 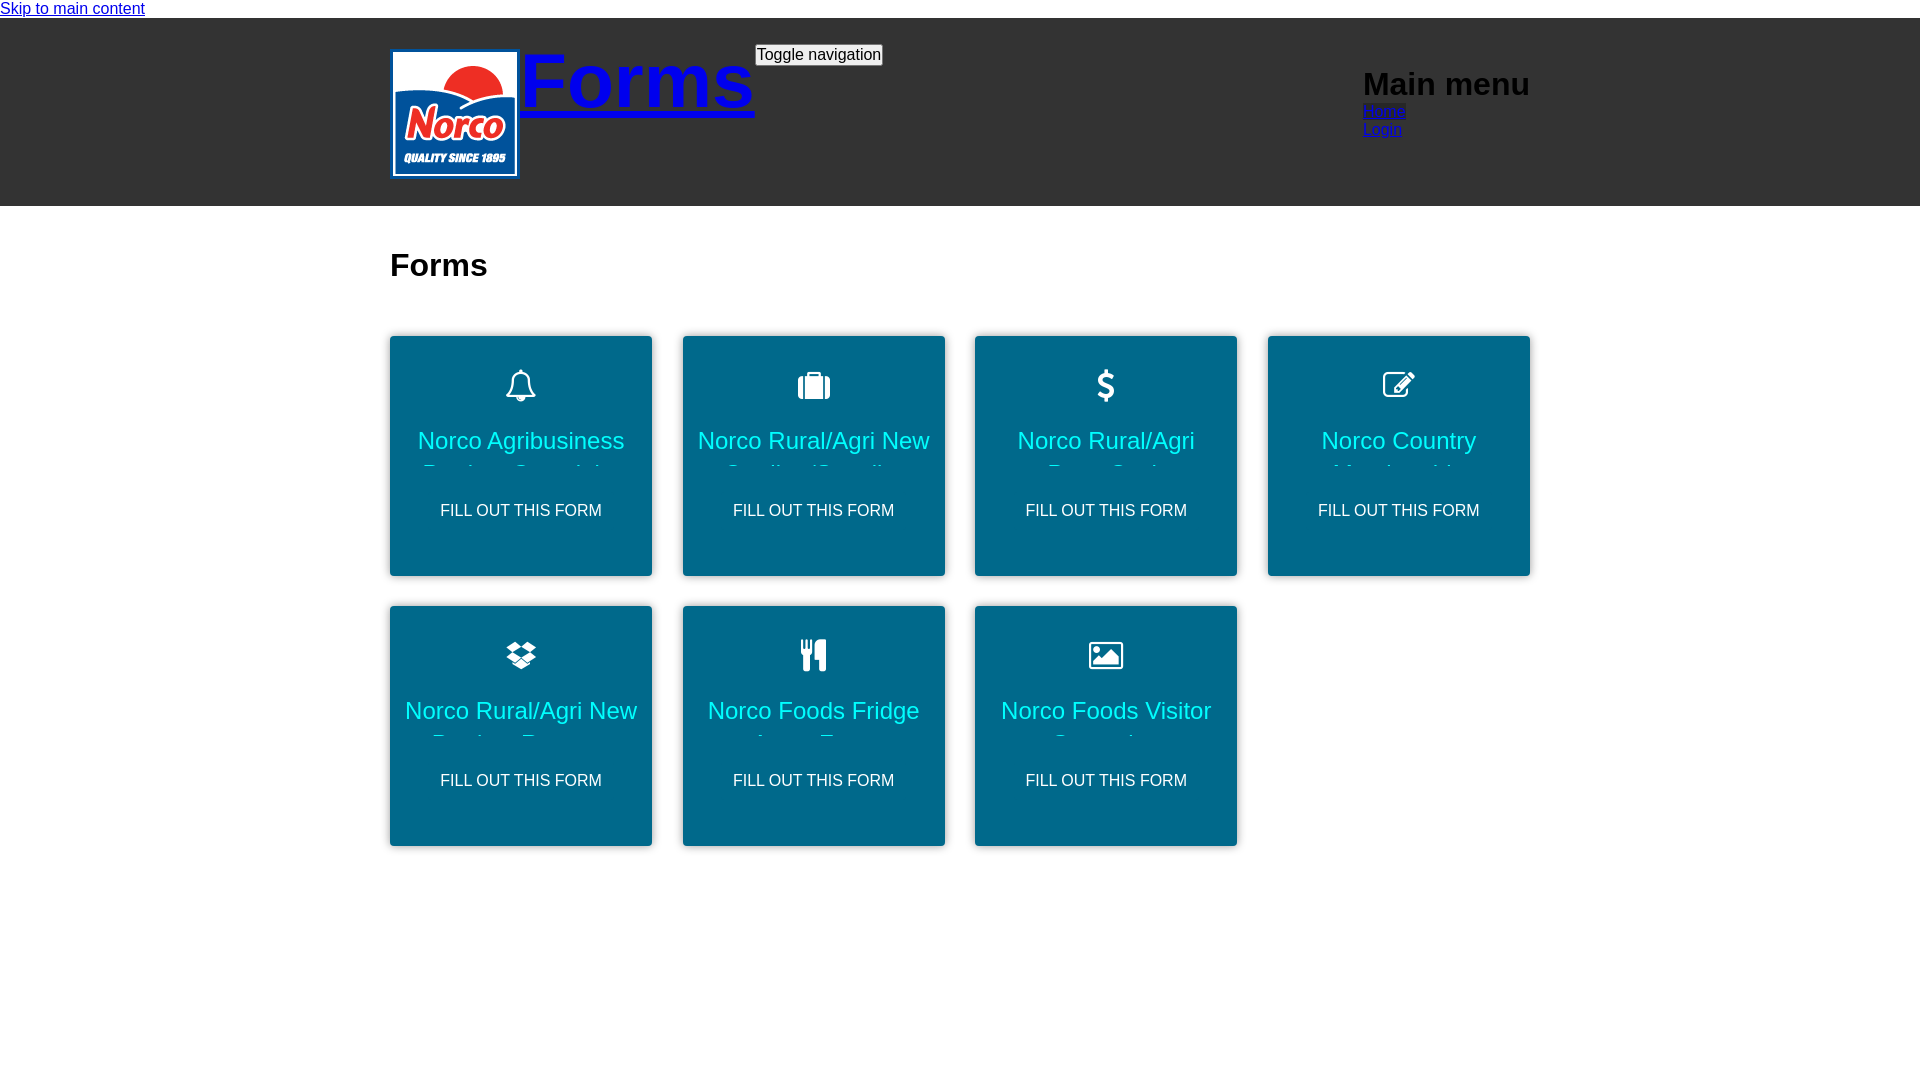 What do you see at coordinates (814, 509) in the screenshot?
I see `'FILL OUT THIS FORM'` at bounding box center [814, 509].